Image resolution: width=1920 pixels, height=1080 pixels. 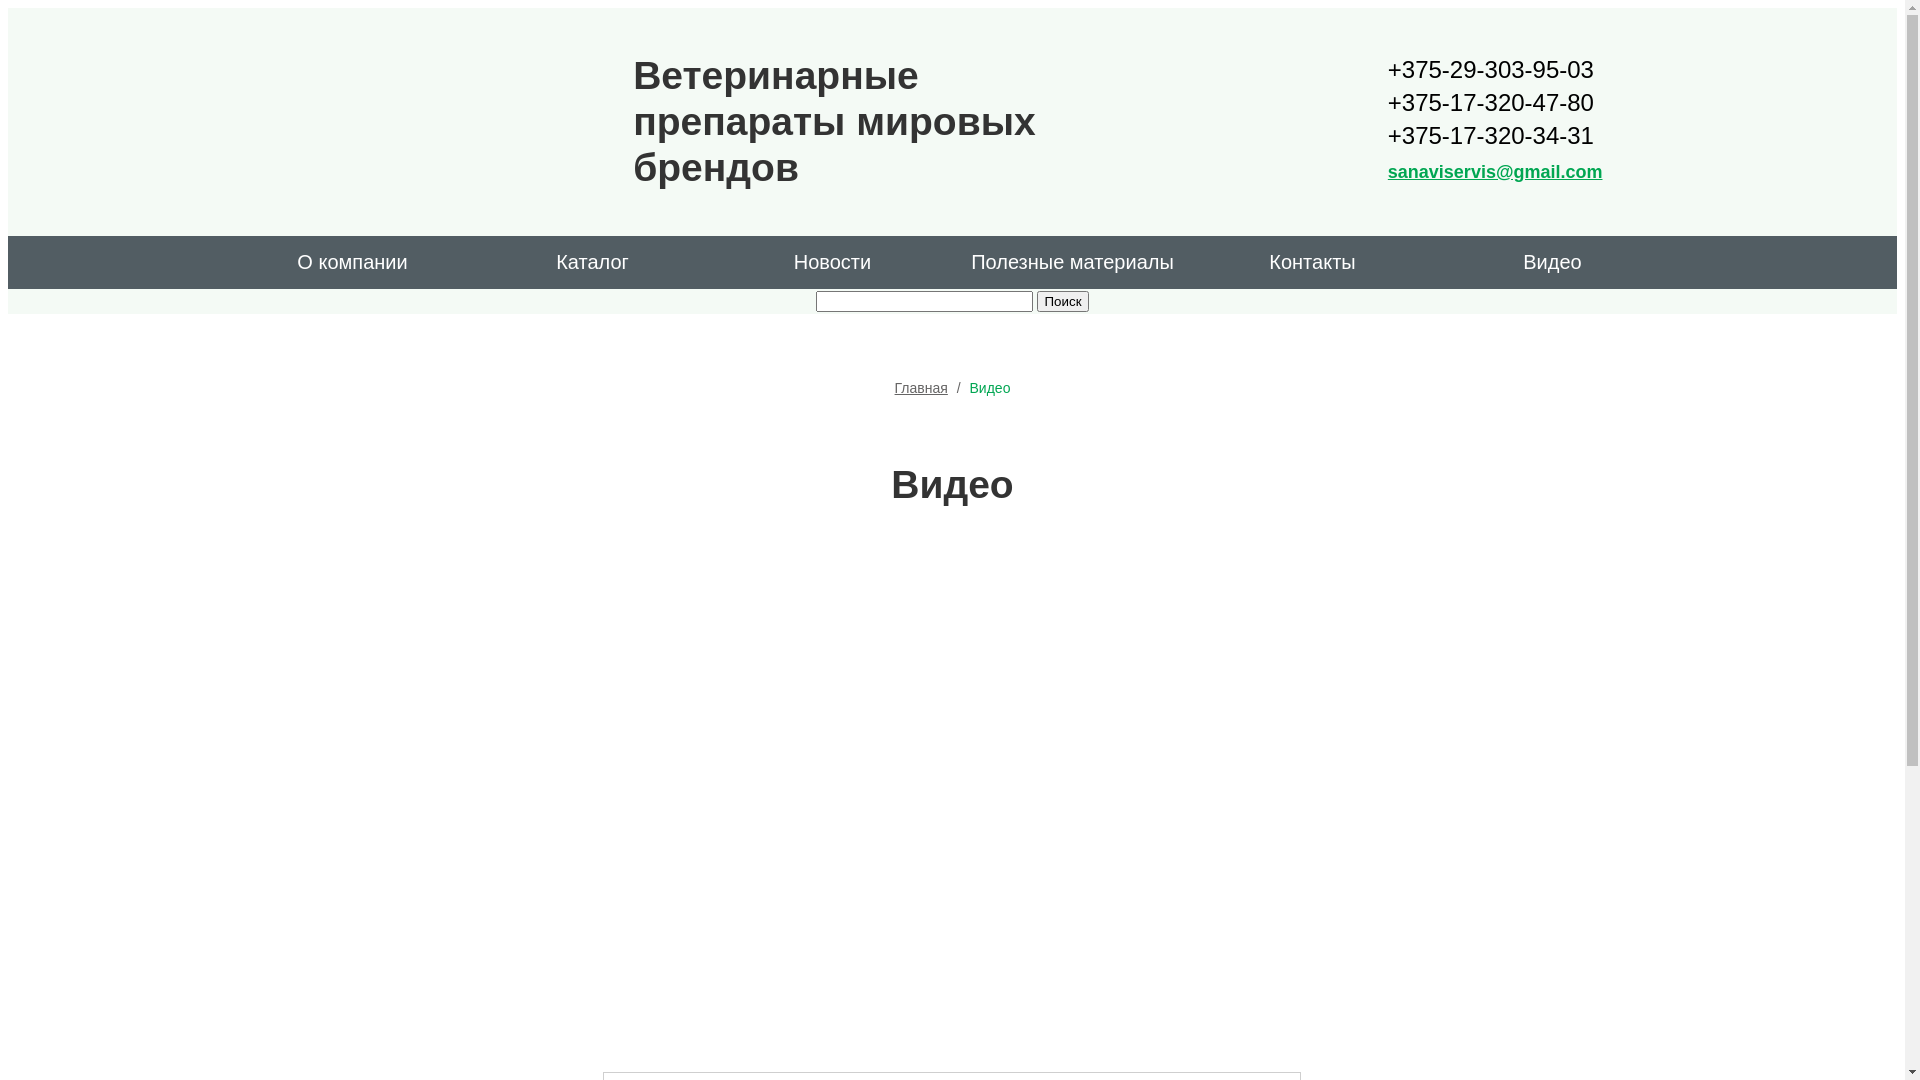 I want to click on 'sanaviservis@gmail.com', so click(x=1386, y=171).